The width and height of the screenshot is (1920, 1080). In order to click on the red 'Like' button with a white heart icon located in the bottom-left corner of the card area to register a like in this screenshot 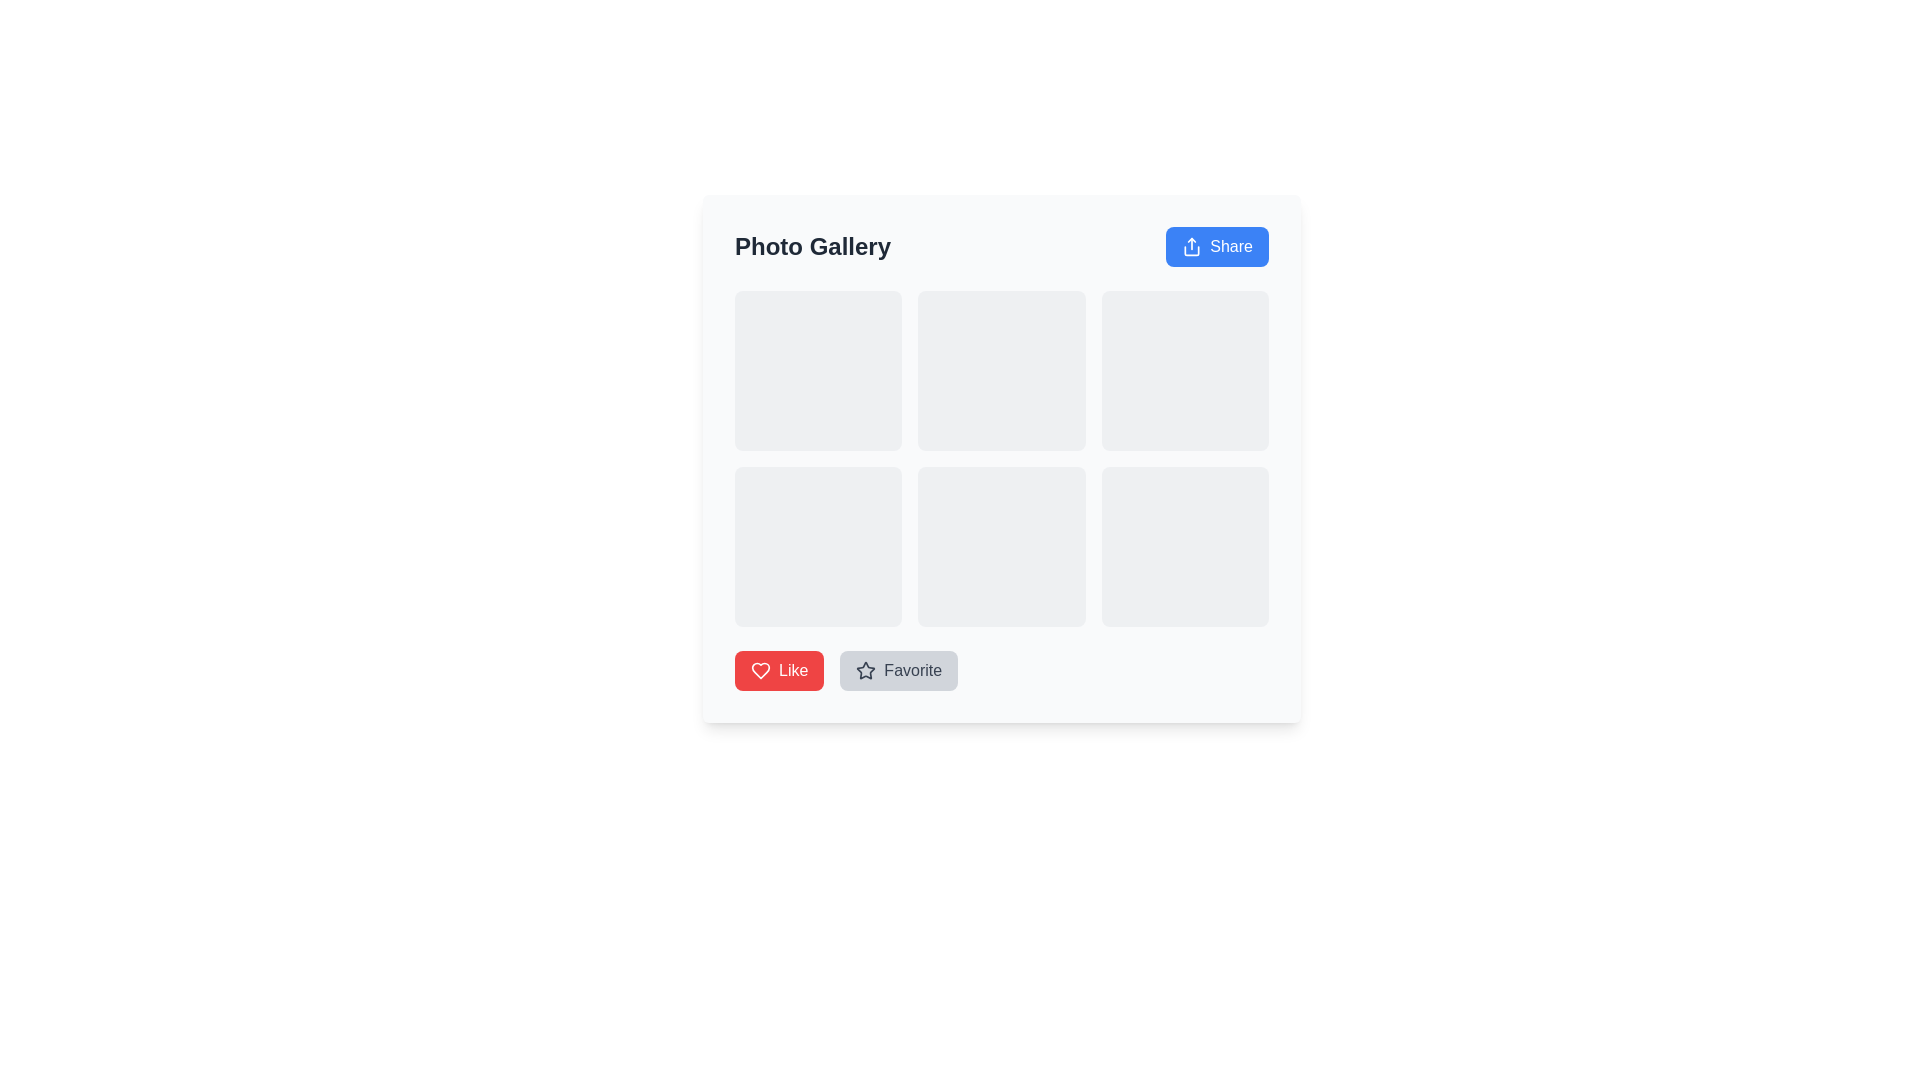, I will do `click(778, 671)`.